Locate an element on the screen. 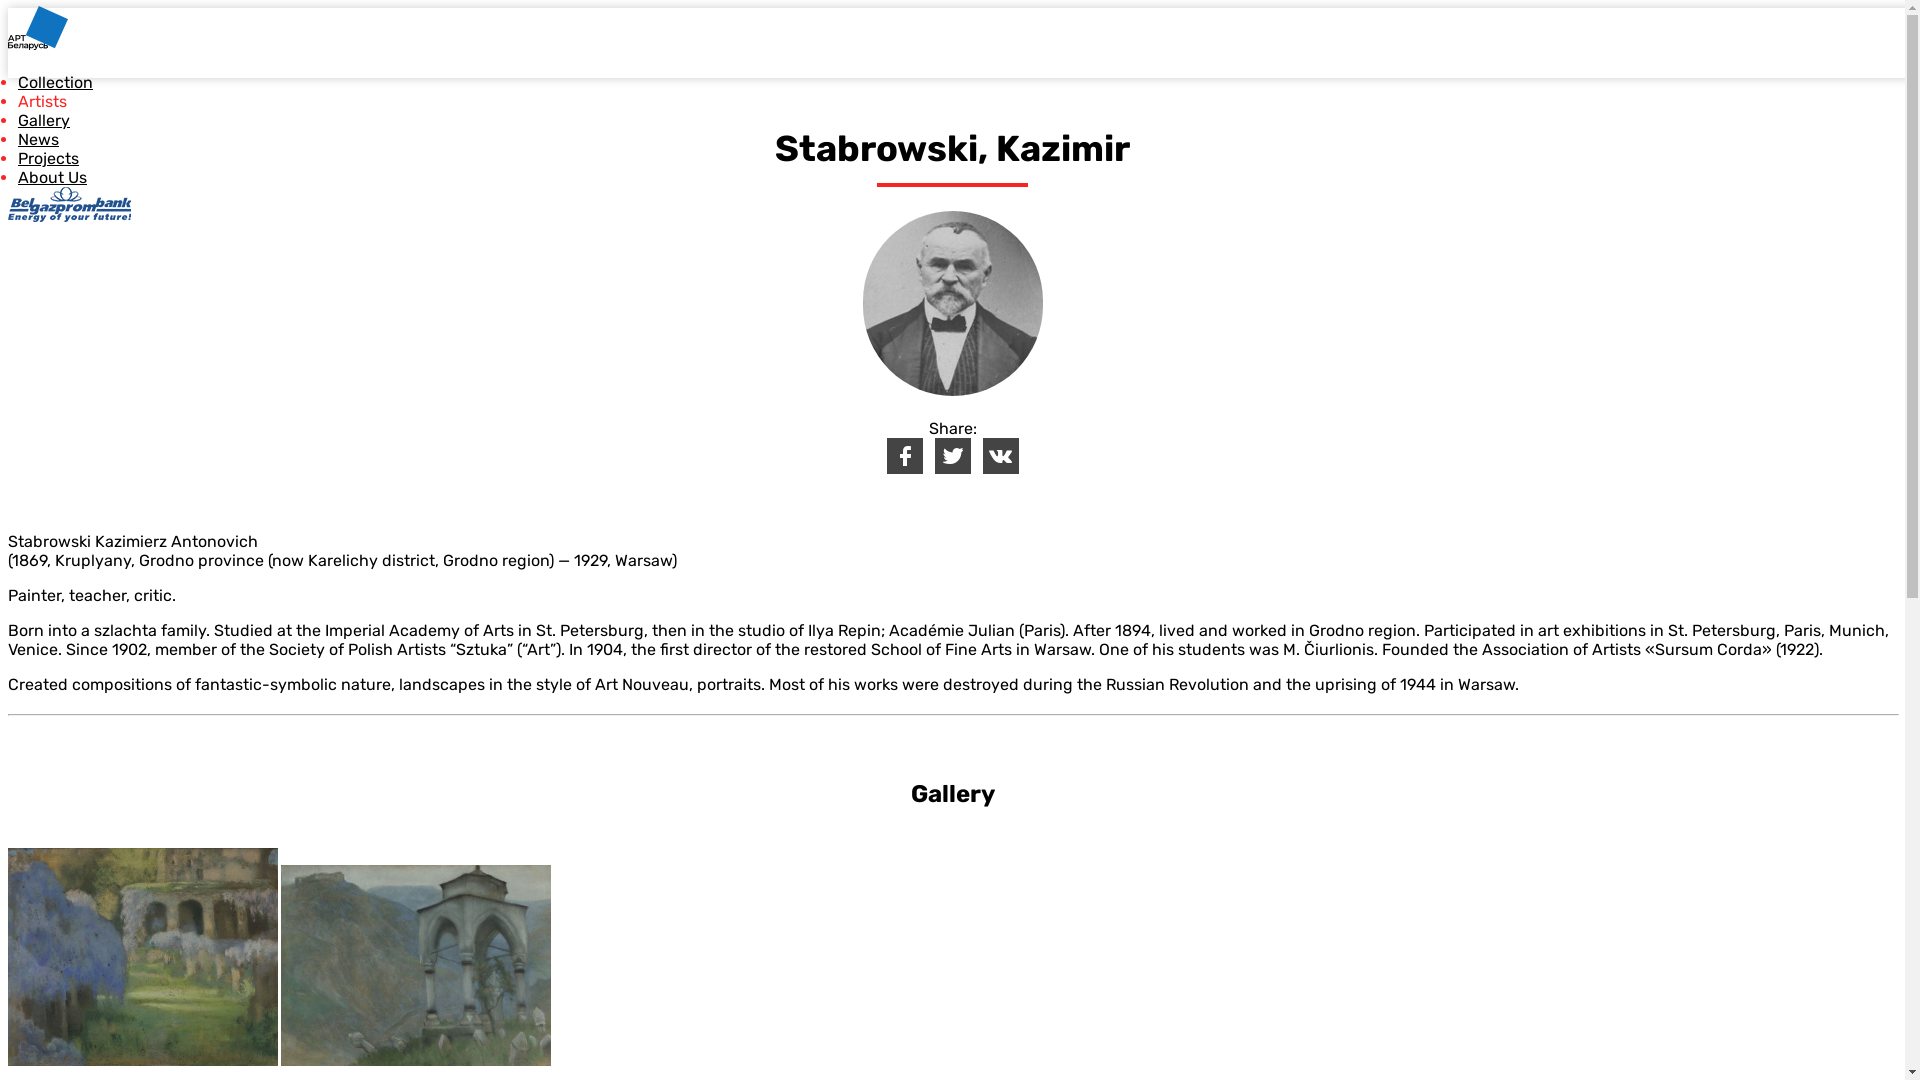 This screenshot has height=1080, width=1920. 'Artists' is located at coordinates (42, 101).